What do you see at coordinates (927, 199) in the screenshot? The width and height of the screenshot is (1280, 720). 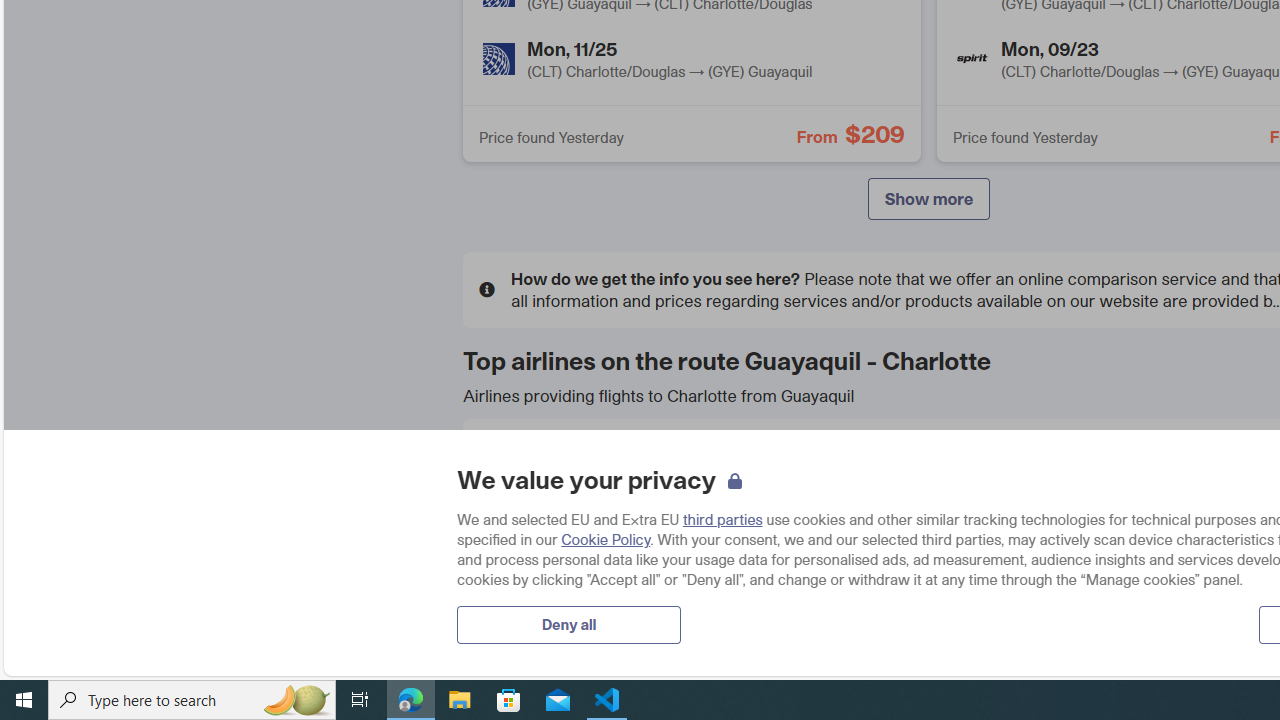 I see `'Show more'` at bounding box center [927, 199].